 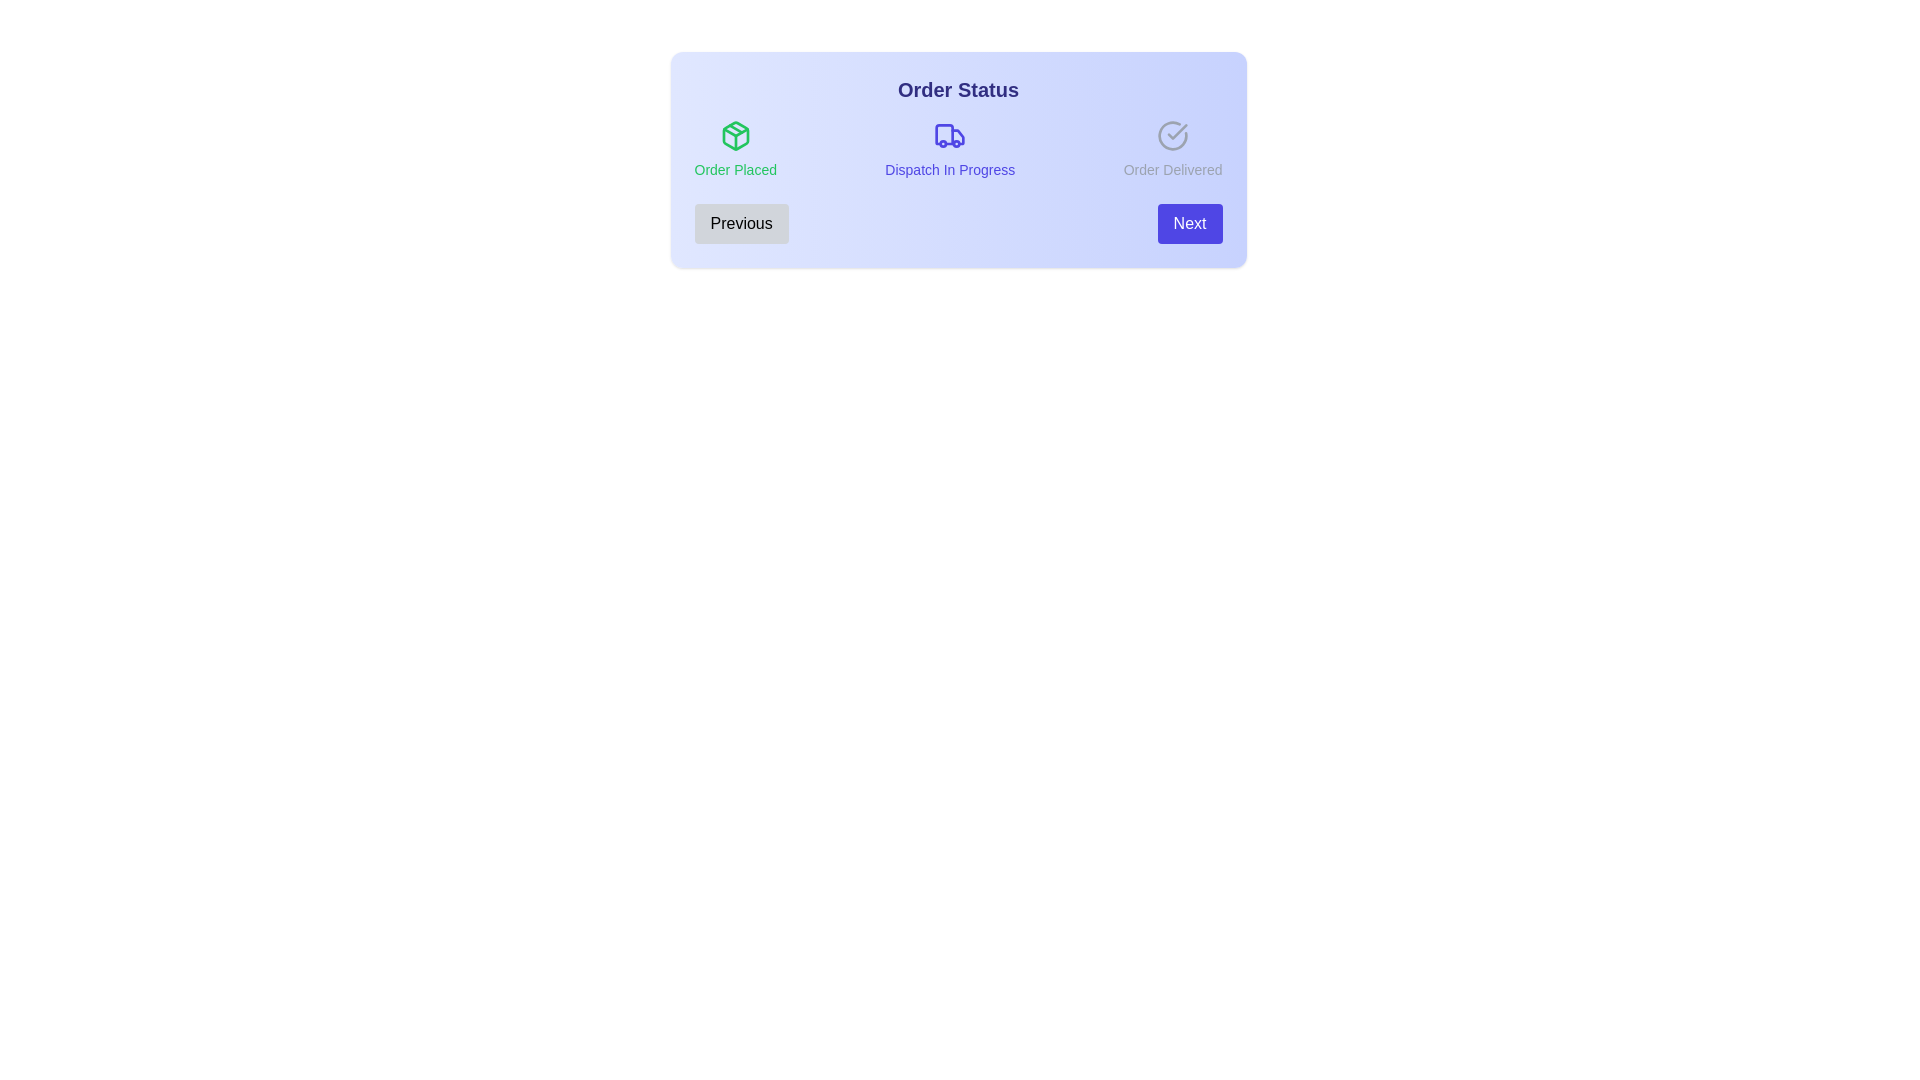 I want to click on the active stage of the Progress Indicator, which is centrally located within the 'Order Status' section, so click(x=957, y=149).